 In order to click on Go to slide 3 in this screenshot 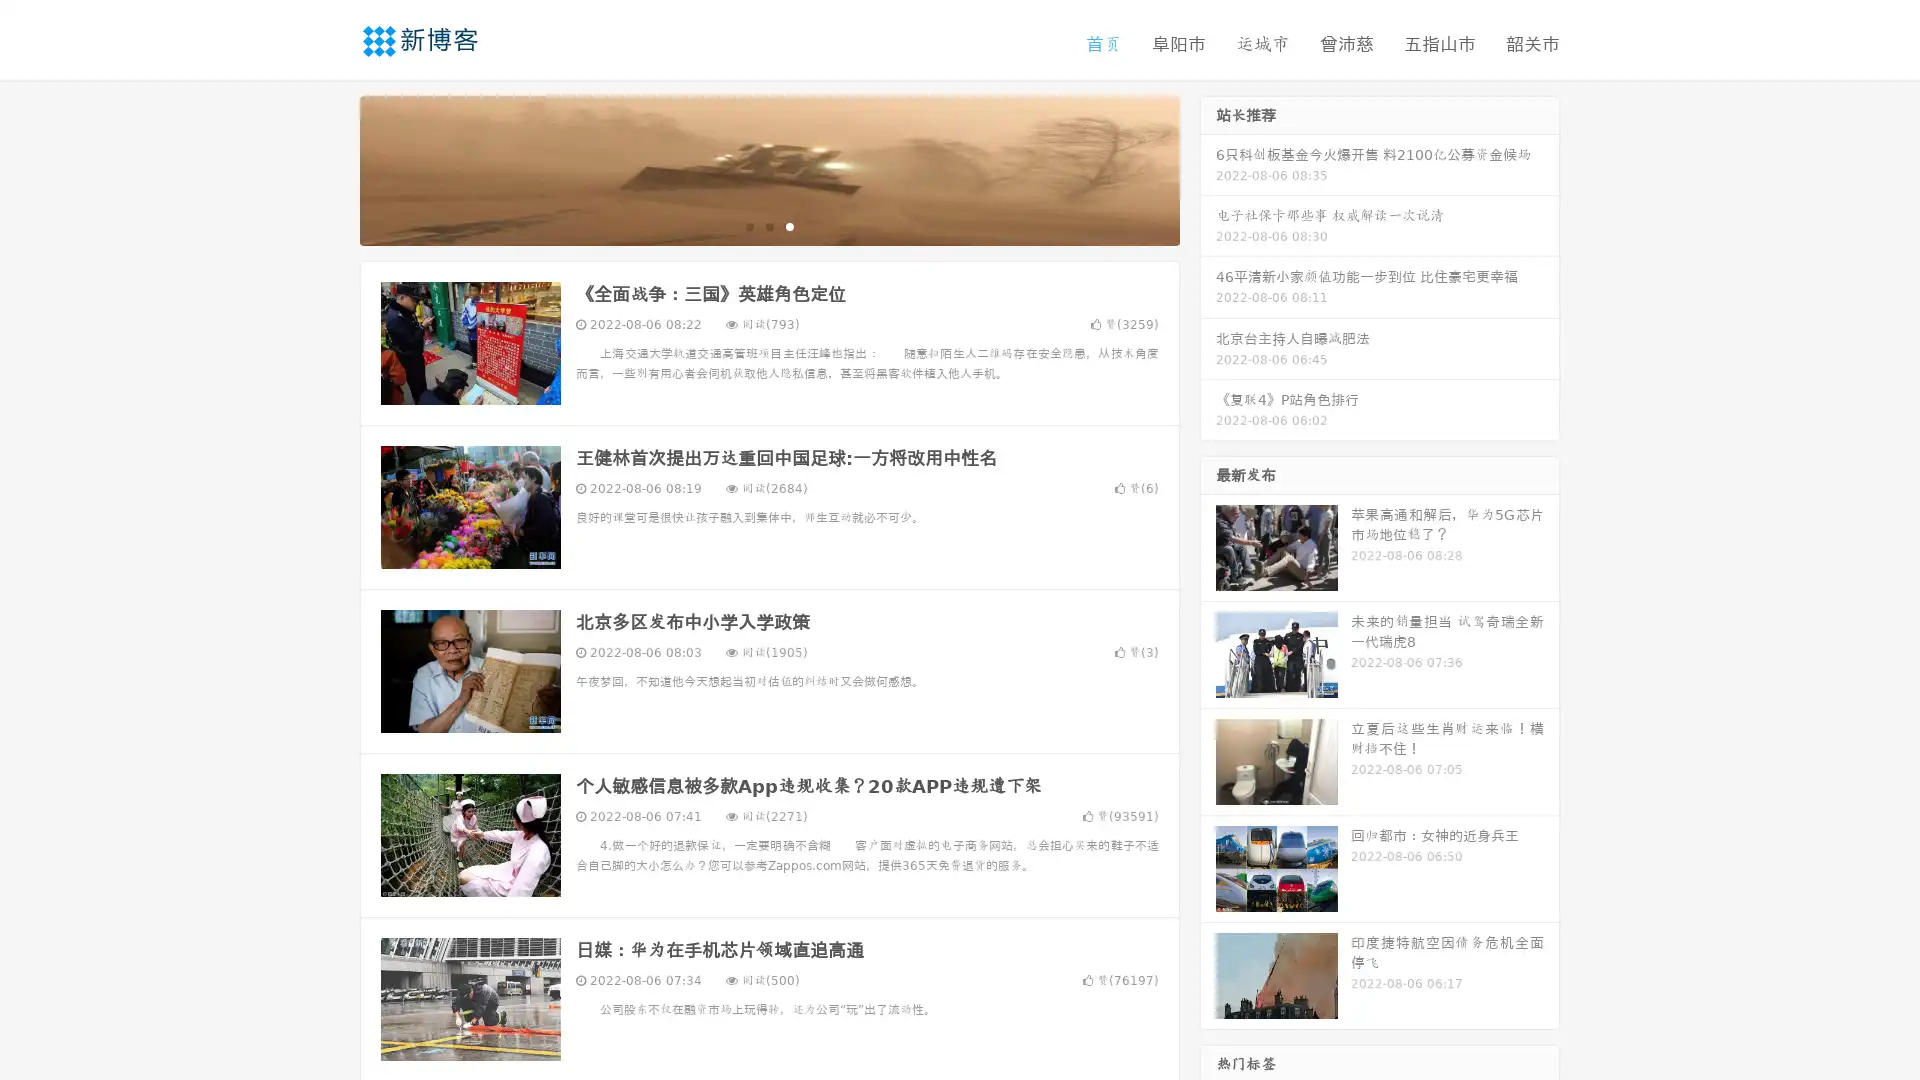, I will do `click(789, 225)`.